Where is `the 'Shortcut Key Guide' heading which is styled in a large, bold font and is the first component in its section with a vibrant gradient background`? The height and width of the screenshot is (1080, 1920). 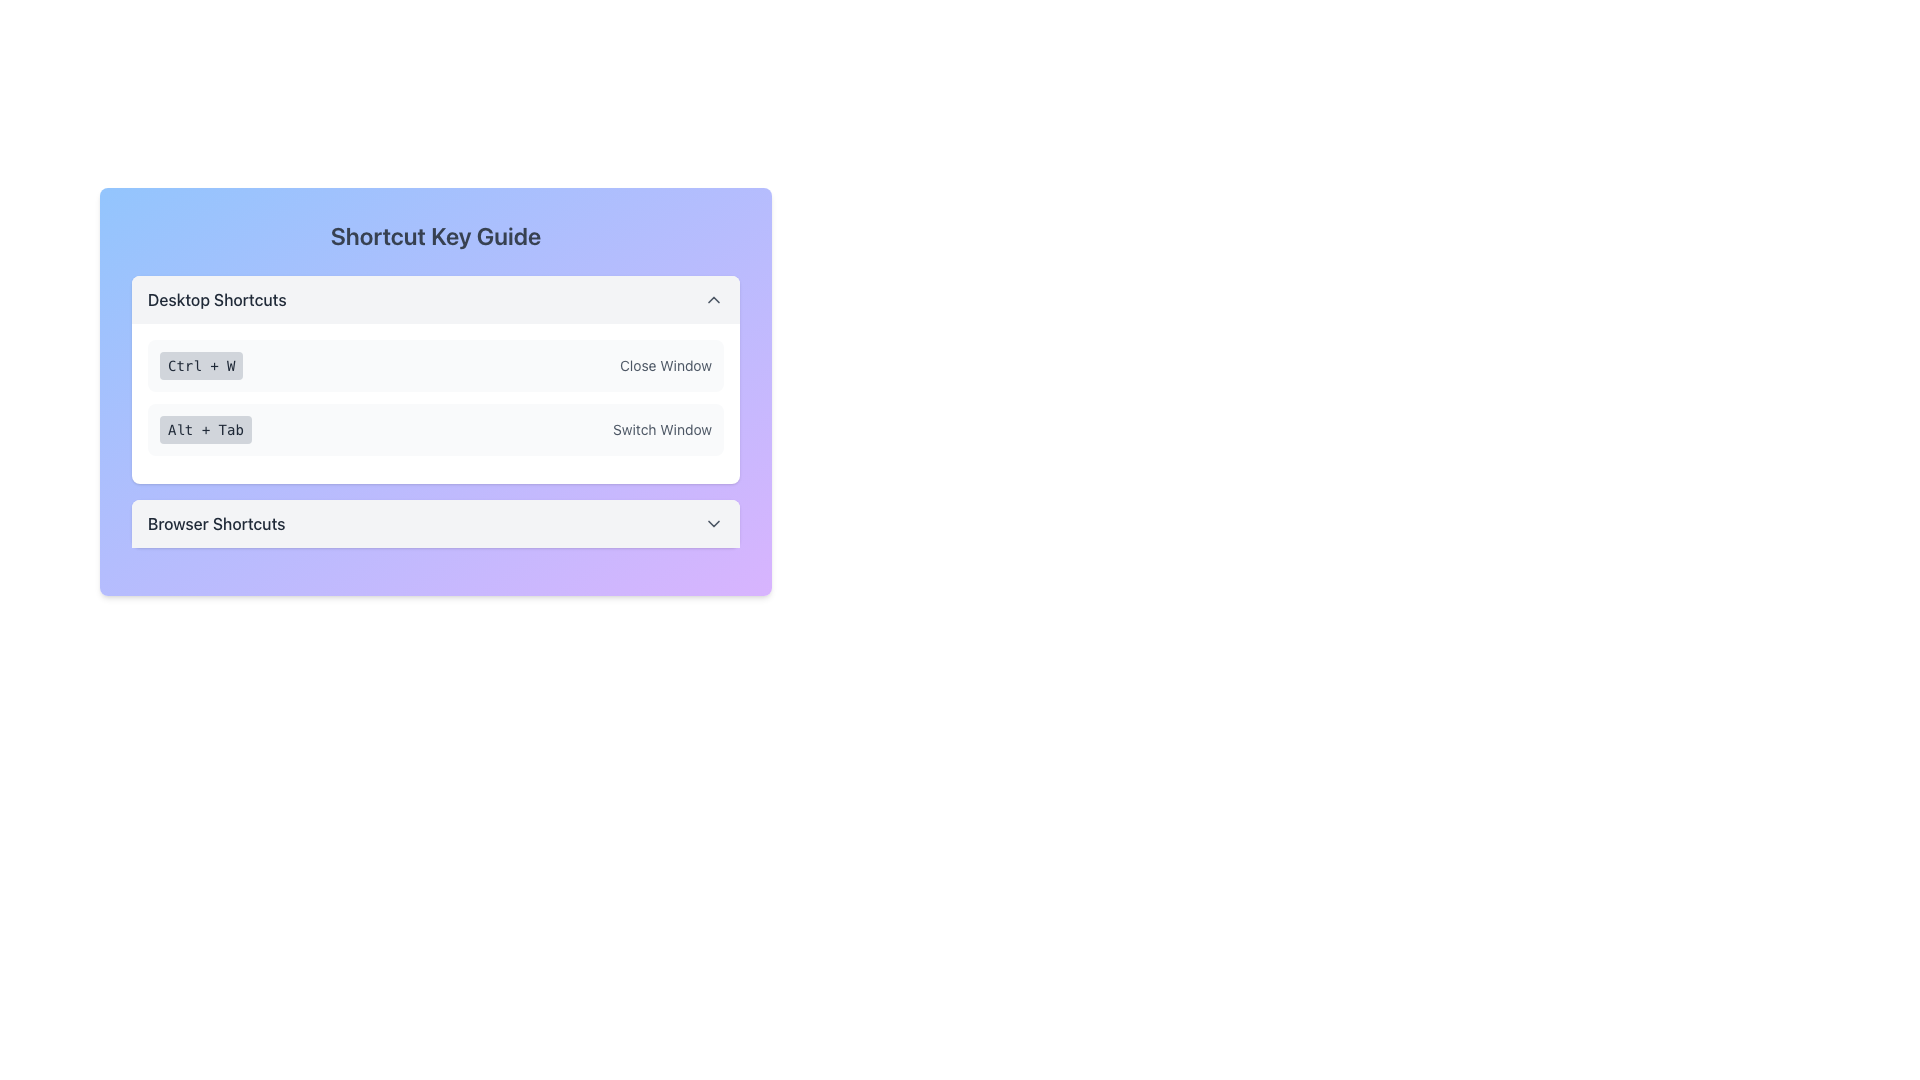
the 'Shortcut Key Guide' heading which is styled in a large, bold font and is the first component in its section with a vibrant gradient background is located at coordinates (435, 234).